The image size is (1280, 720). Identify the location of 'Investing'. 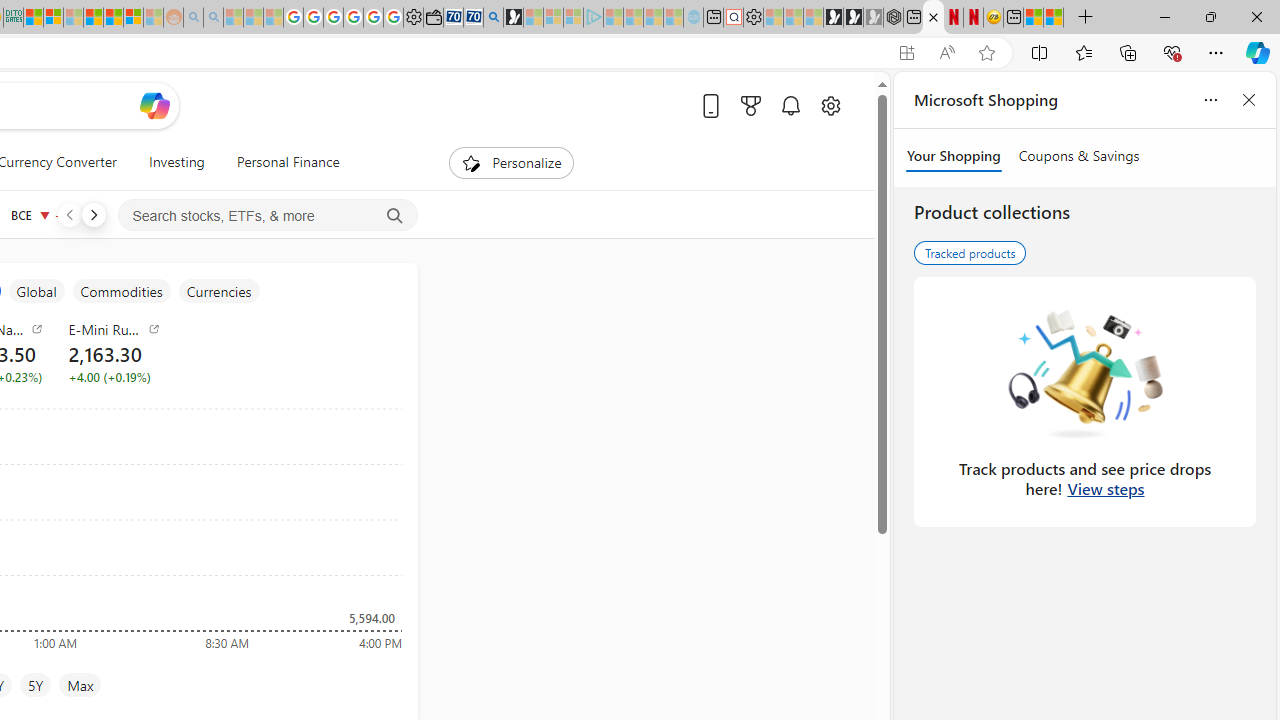
(176, 162).